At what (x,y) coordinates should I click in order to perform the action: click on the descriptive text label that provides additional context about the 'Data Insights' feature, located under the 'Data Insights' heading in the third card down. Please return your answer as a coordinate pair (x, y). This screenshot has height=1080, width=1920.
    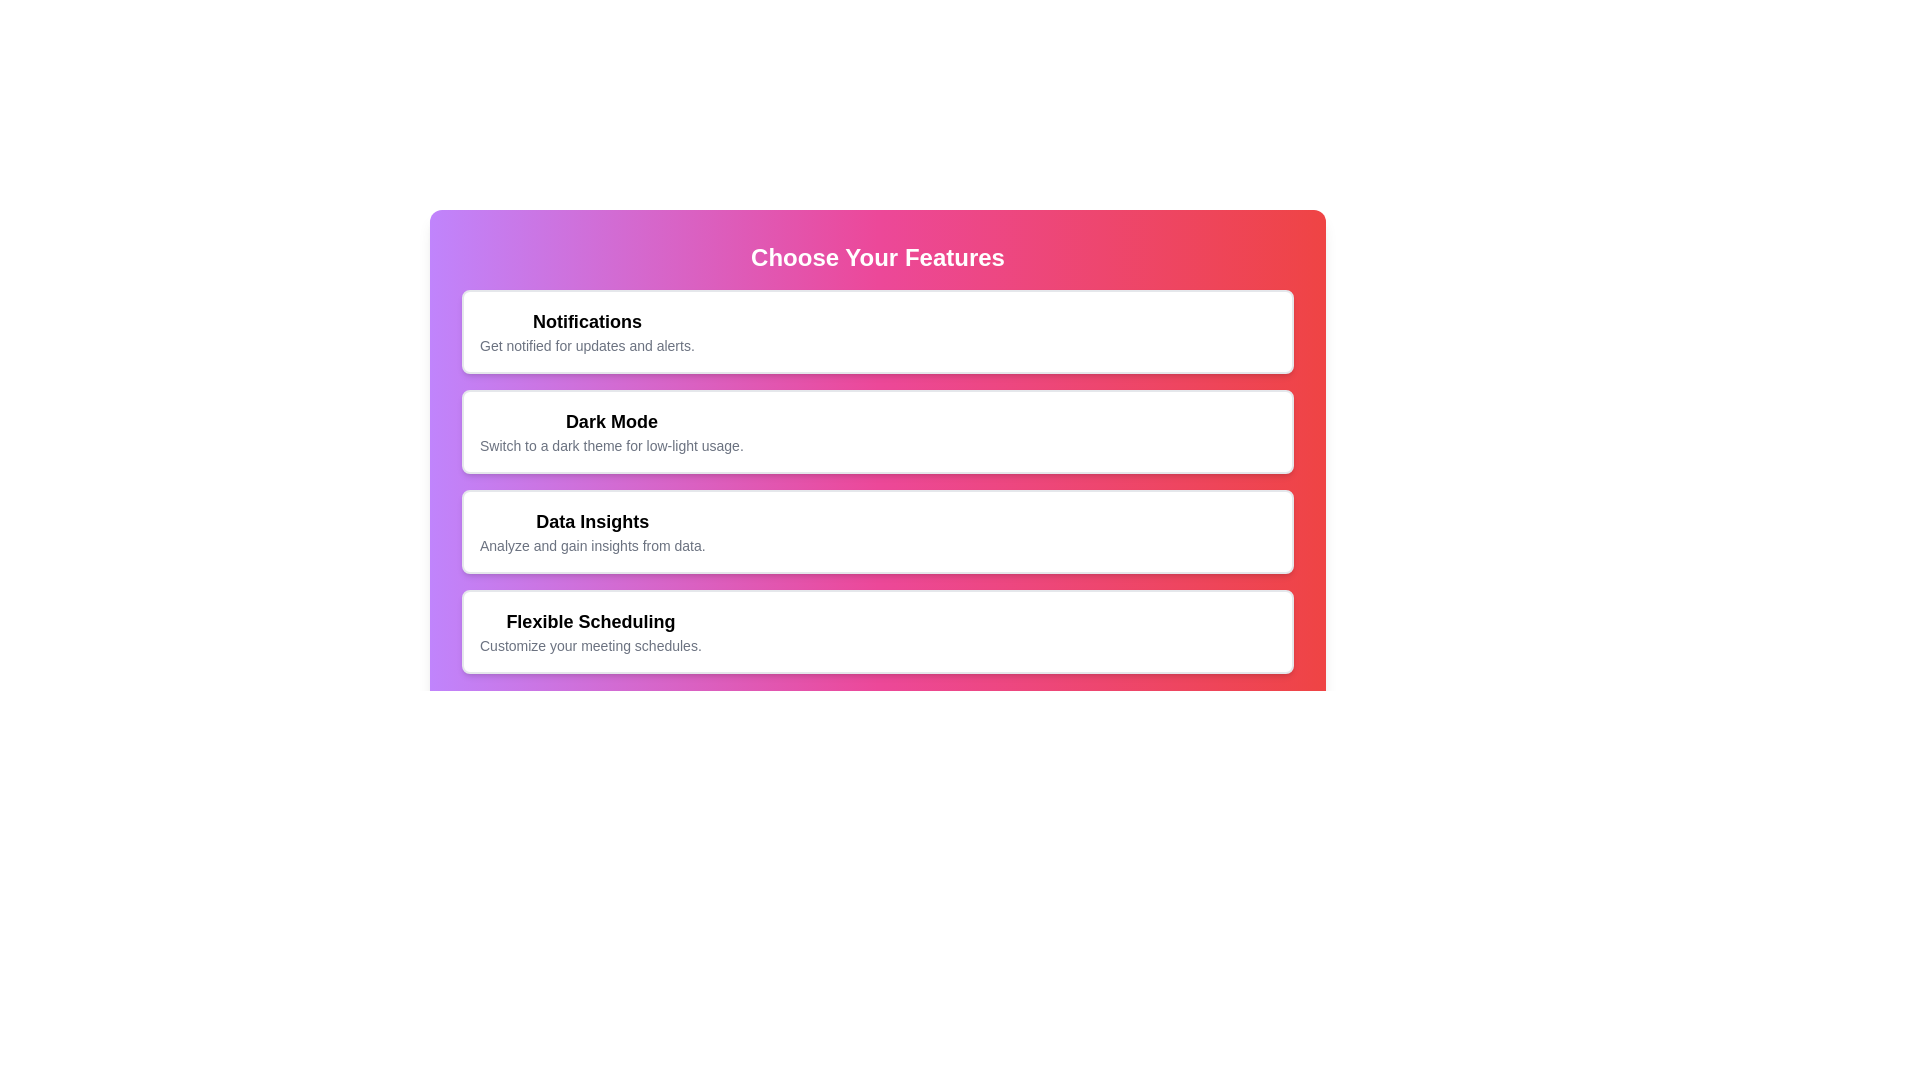
    Looking at the image, I should click on (591, 546).